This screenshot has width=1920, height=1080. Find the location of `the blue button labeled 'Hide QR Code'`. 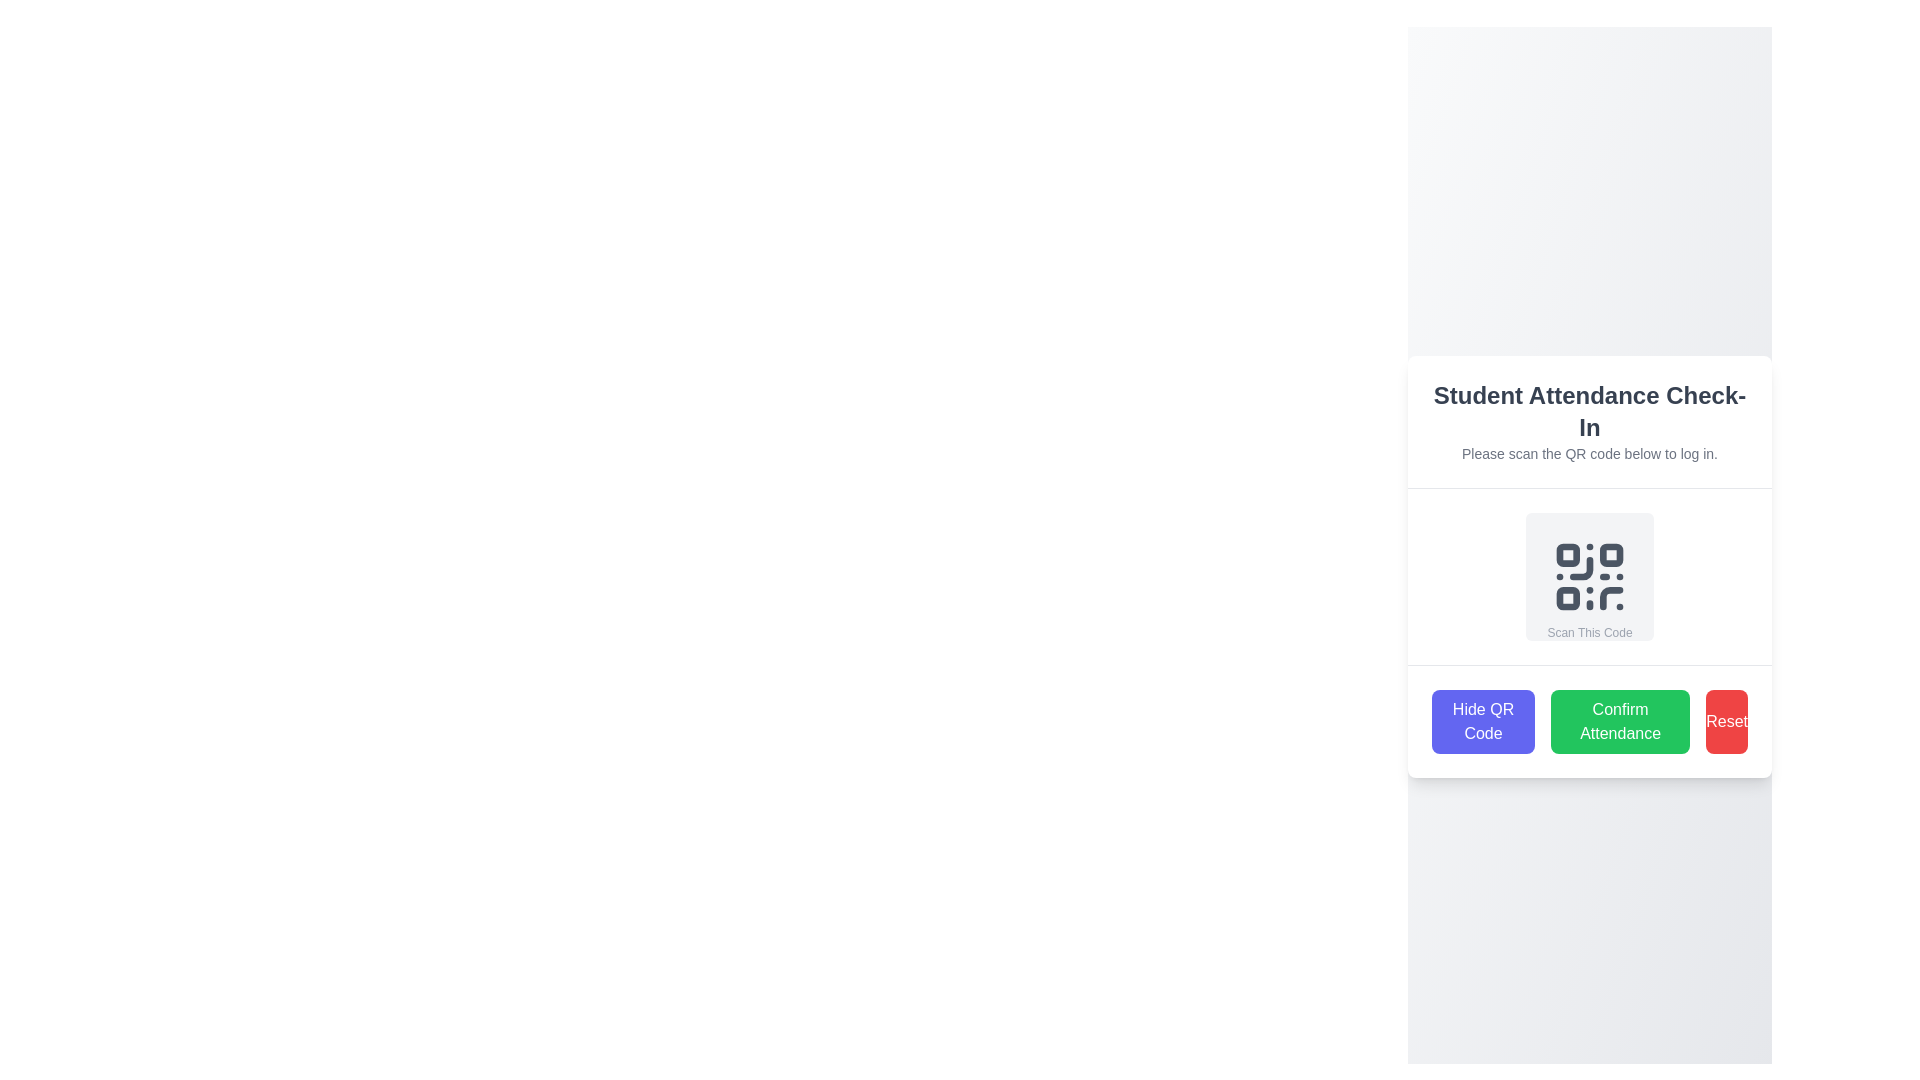

the blue button labeled 'Hide QR Code' is located at coordinates (1483, 721).